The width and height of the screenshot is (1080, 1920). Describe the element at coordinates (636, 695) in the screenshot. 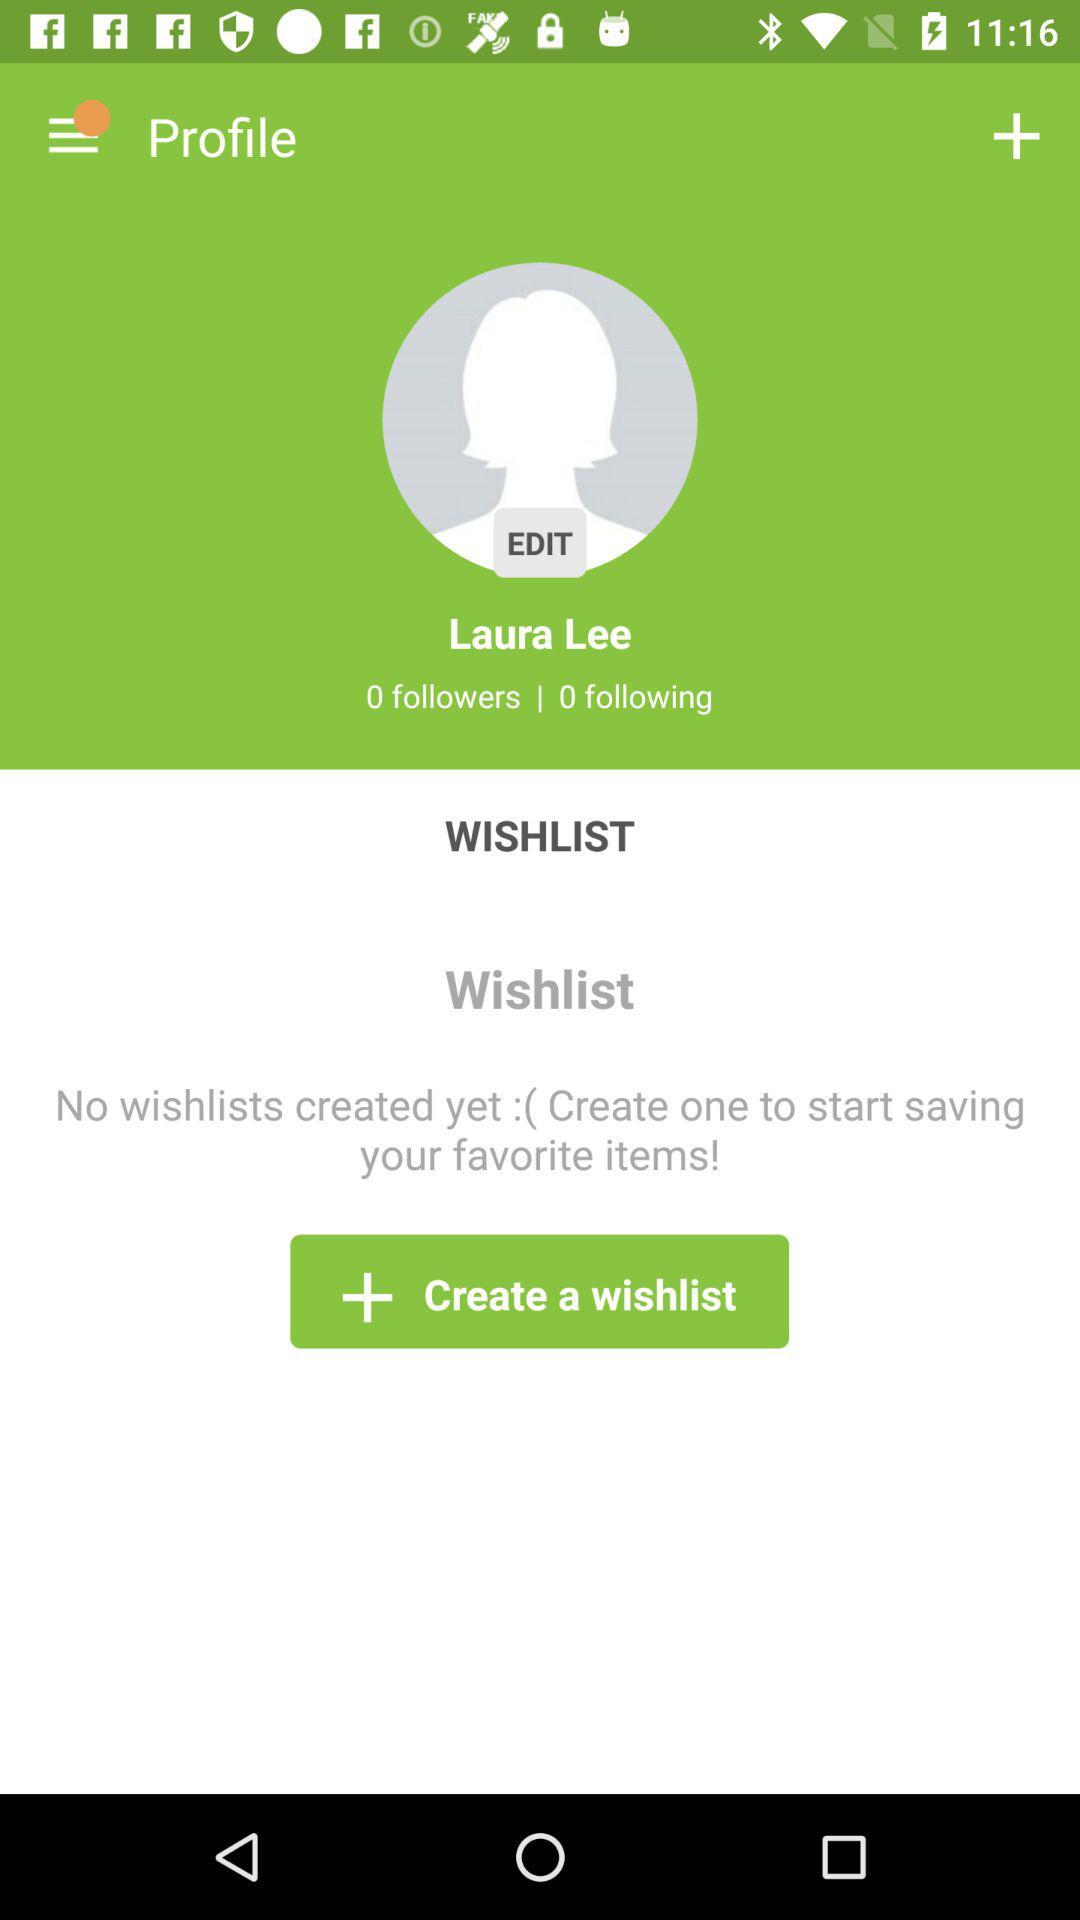

I see `item next to the   |   icon` at that location.